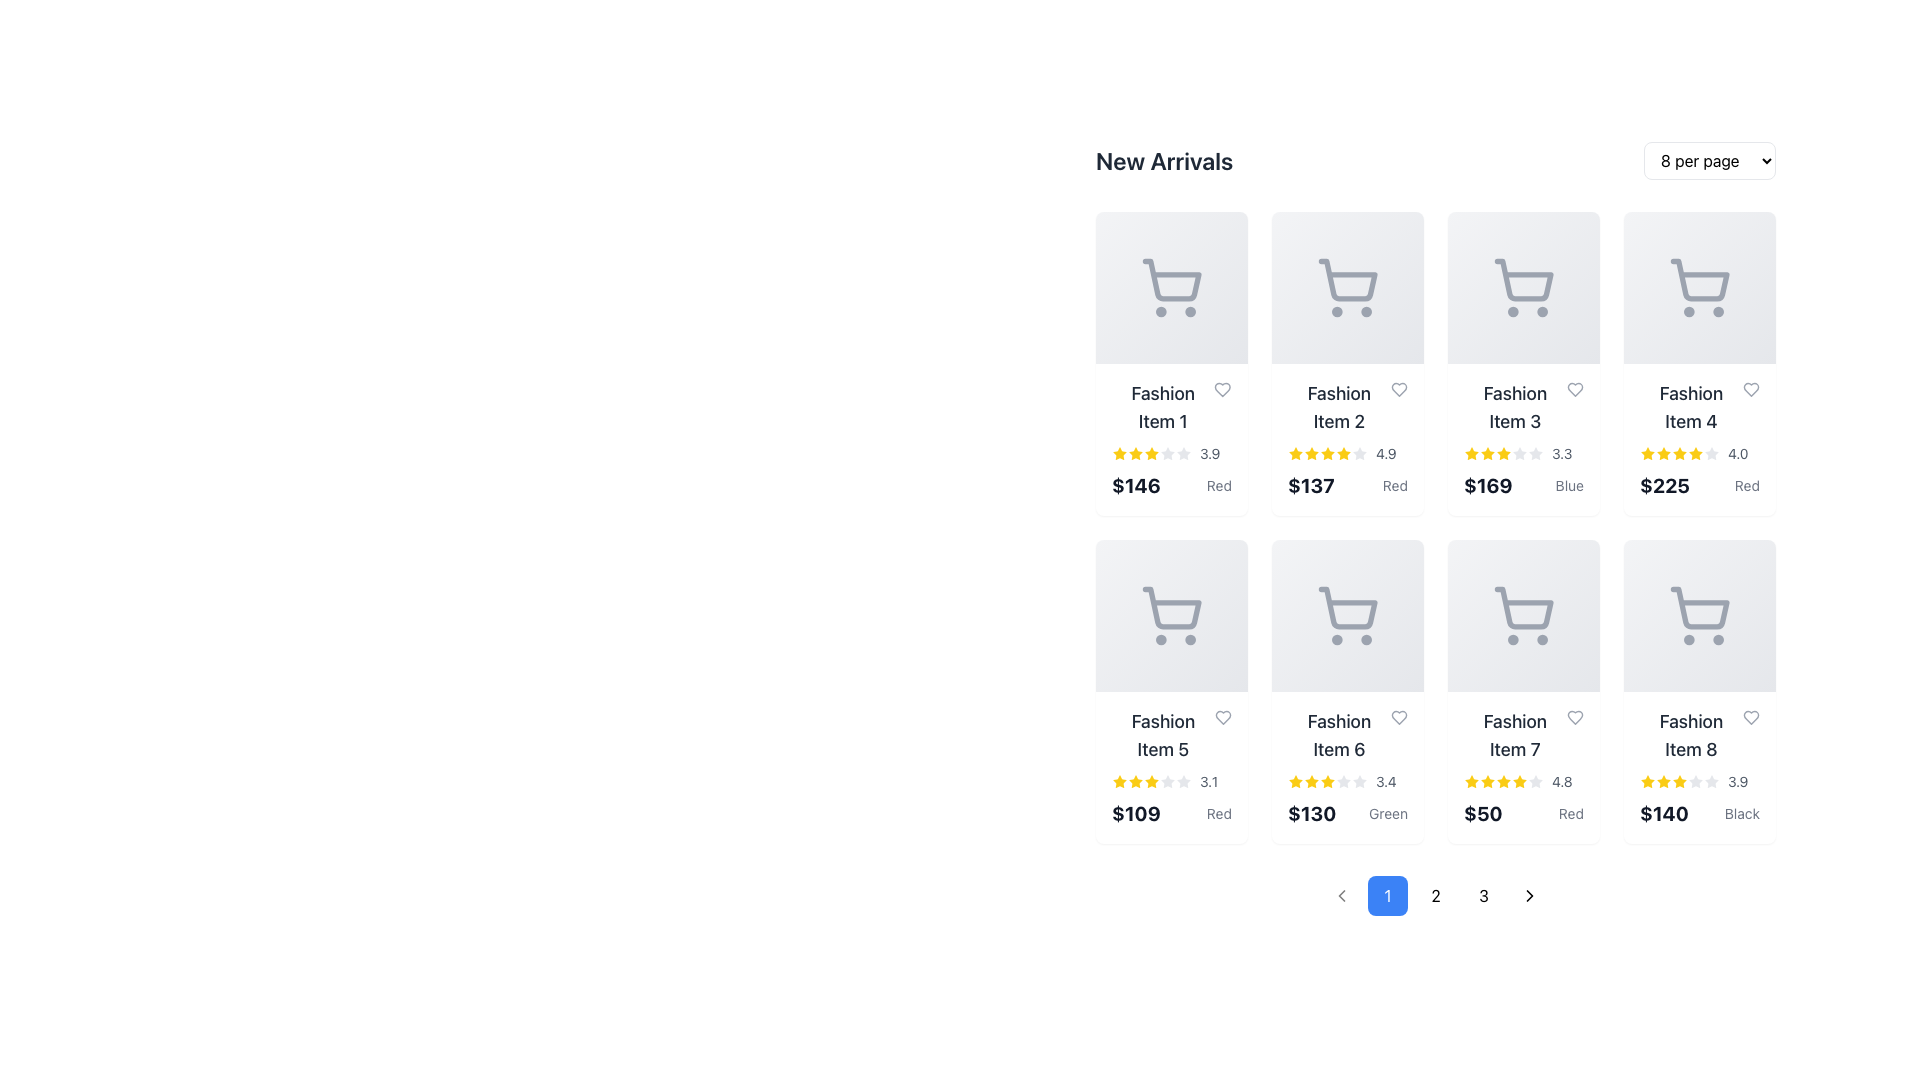 The height and width of the screenshot is (1080, 1920). Describe the element at coordinates (1312, 813) in the screenshot. I see `the text label displaying the price '$130' in large, bold, black font, located at the bottom of the sixth item in the second row of products, positioned below the star rating and above the smaller text 'Green'` at that location.